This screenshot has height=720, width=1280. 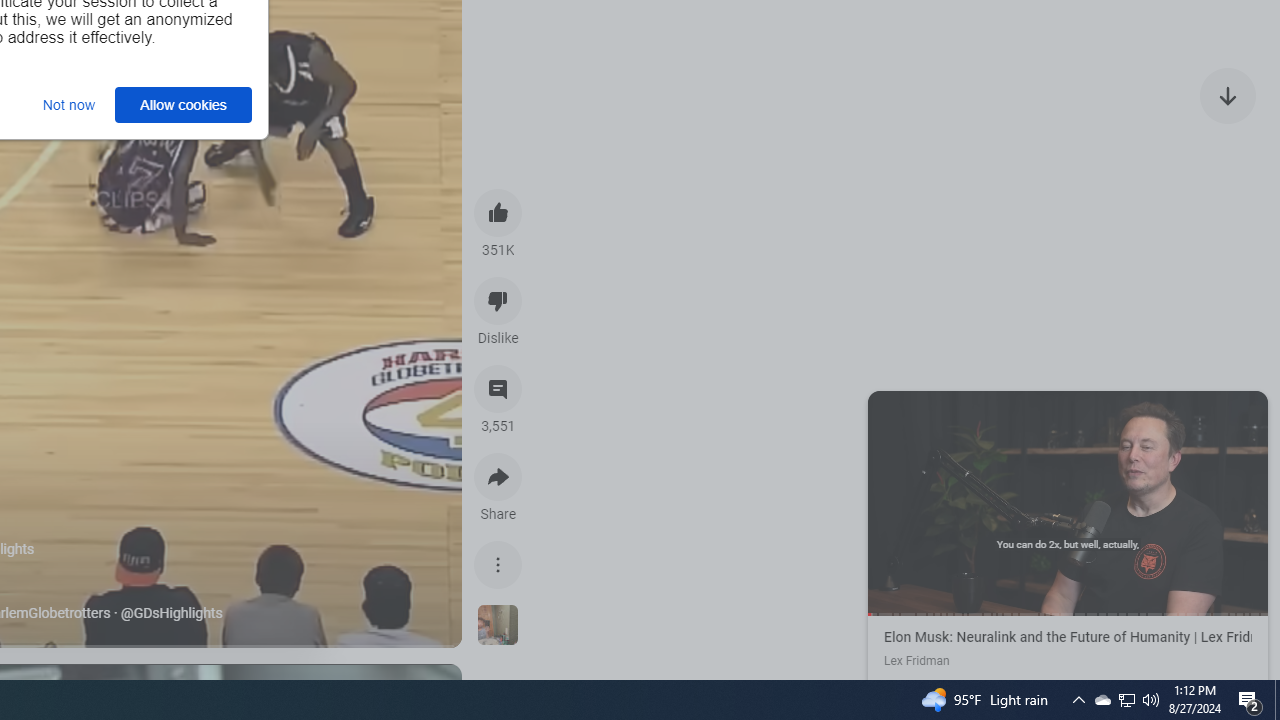 I want to click on 'Share', so click(x=498, y=477).